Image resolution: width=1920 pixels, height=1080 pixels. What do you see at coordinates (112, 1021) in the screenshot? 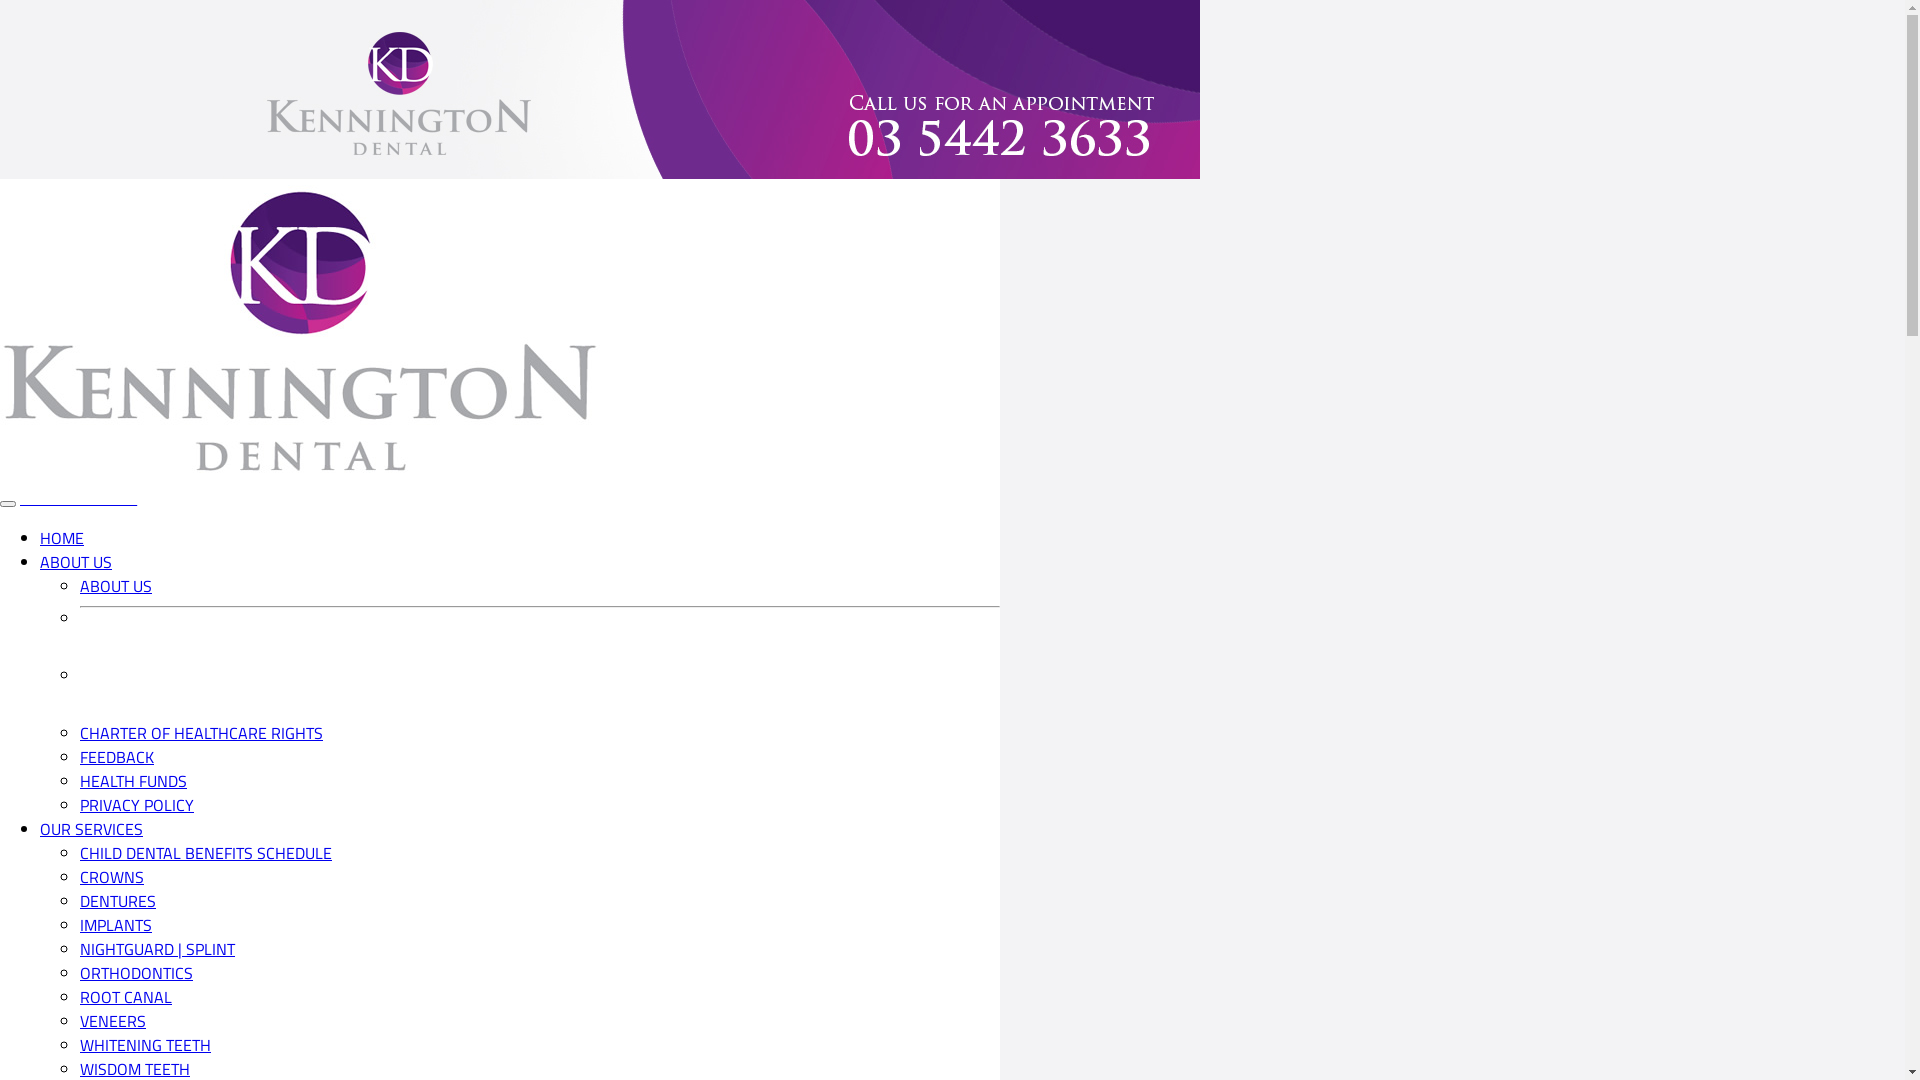
I see `'VENEERS'` at bounding box center [112, 1021].